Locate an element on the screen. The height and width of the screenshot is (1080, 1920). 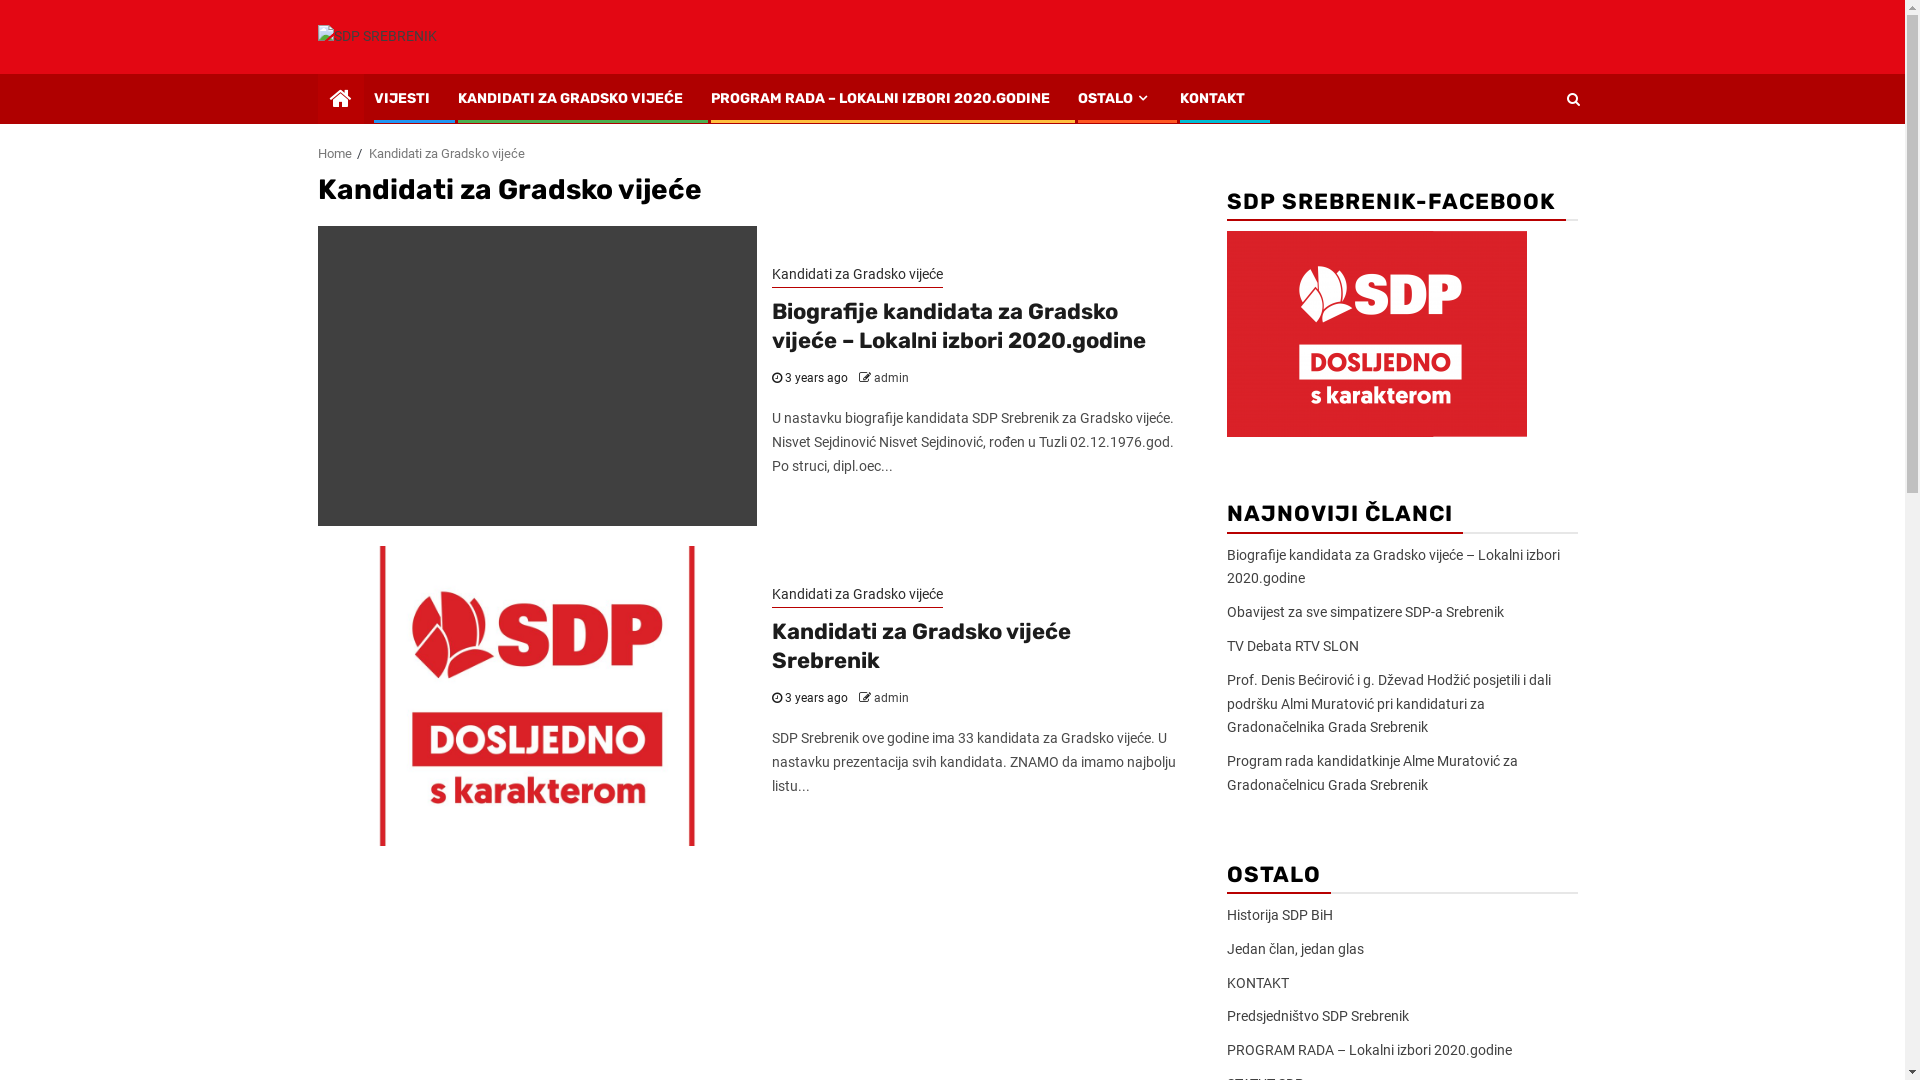
'VIJESTI' is located at coordinates (401, 98).